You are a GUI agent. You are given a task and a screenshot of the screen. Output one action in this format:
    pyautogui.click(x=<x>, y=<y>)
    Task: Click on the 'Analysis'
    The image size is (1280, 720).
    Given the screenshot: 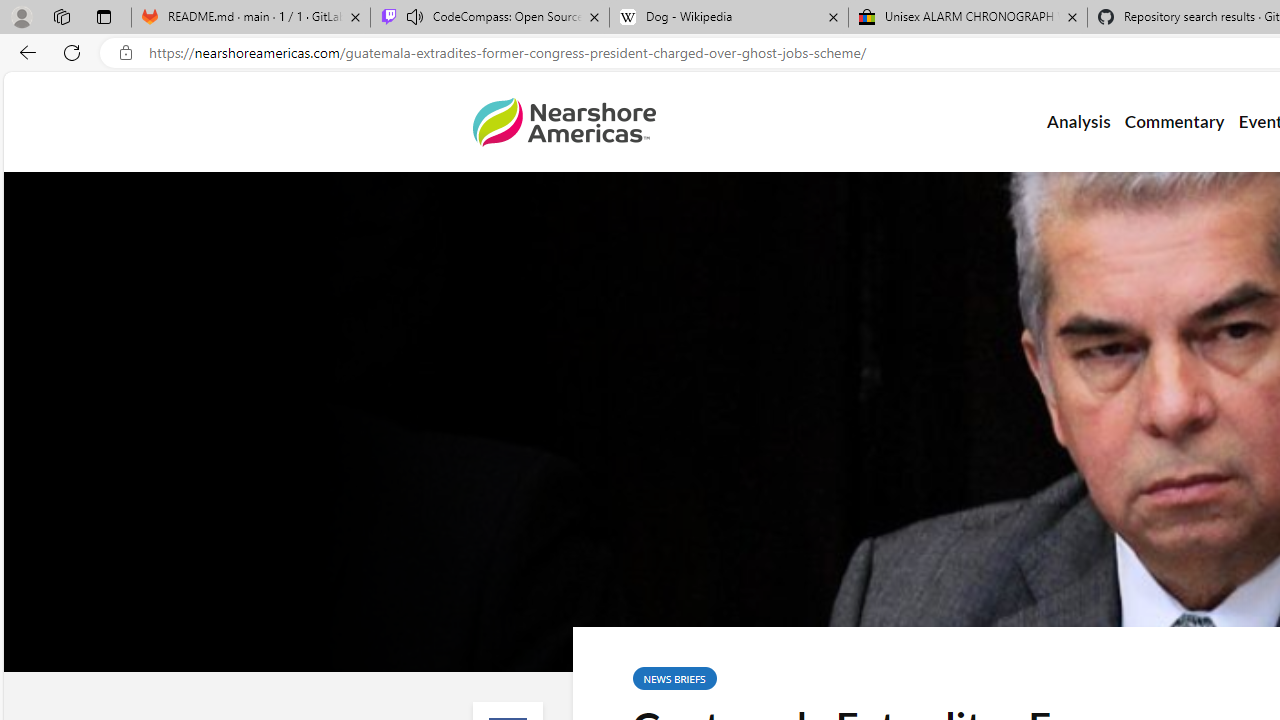 What is the action you would take?
    pyautogui.click(x=1077, y=122)
    